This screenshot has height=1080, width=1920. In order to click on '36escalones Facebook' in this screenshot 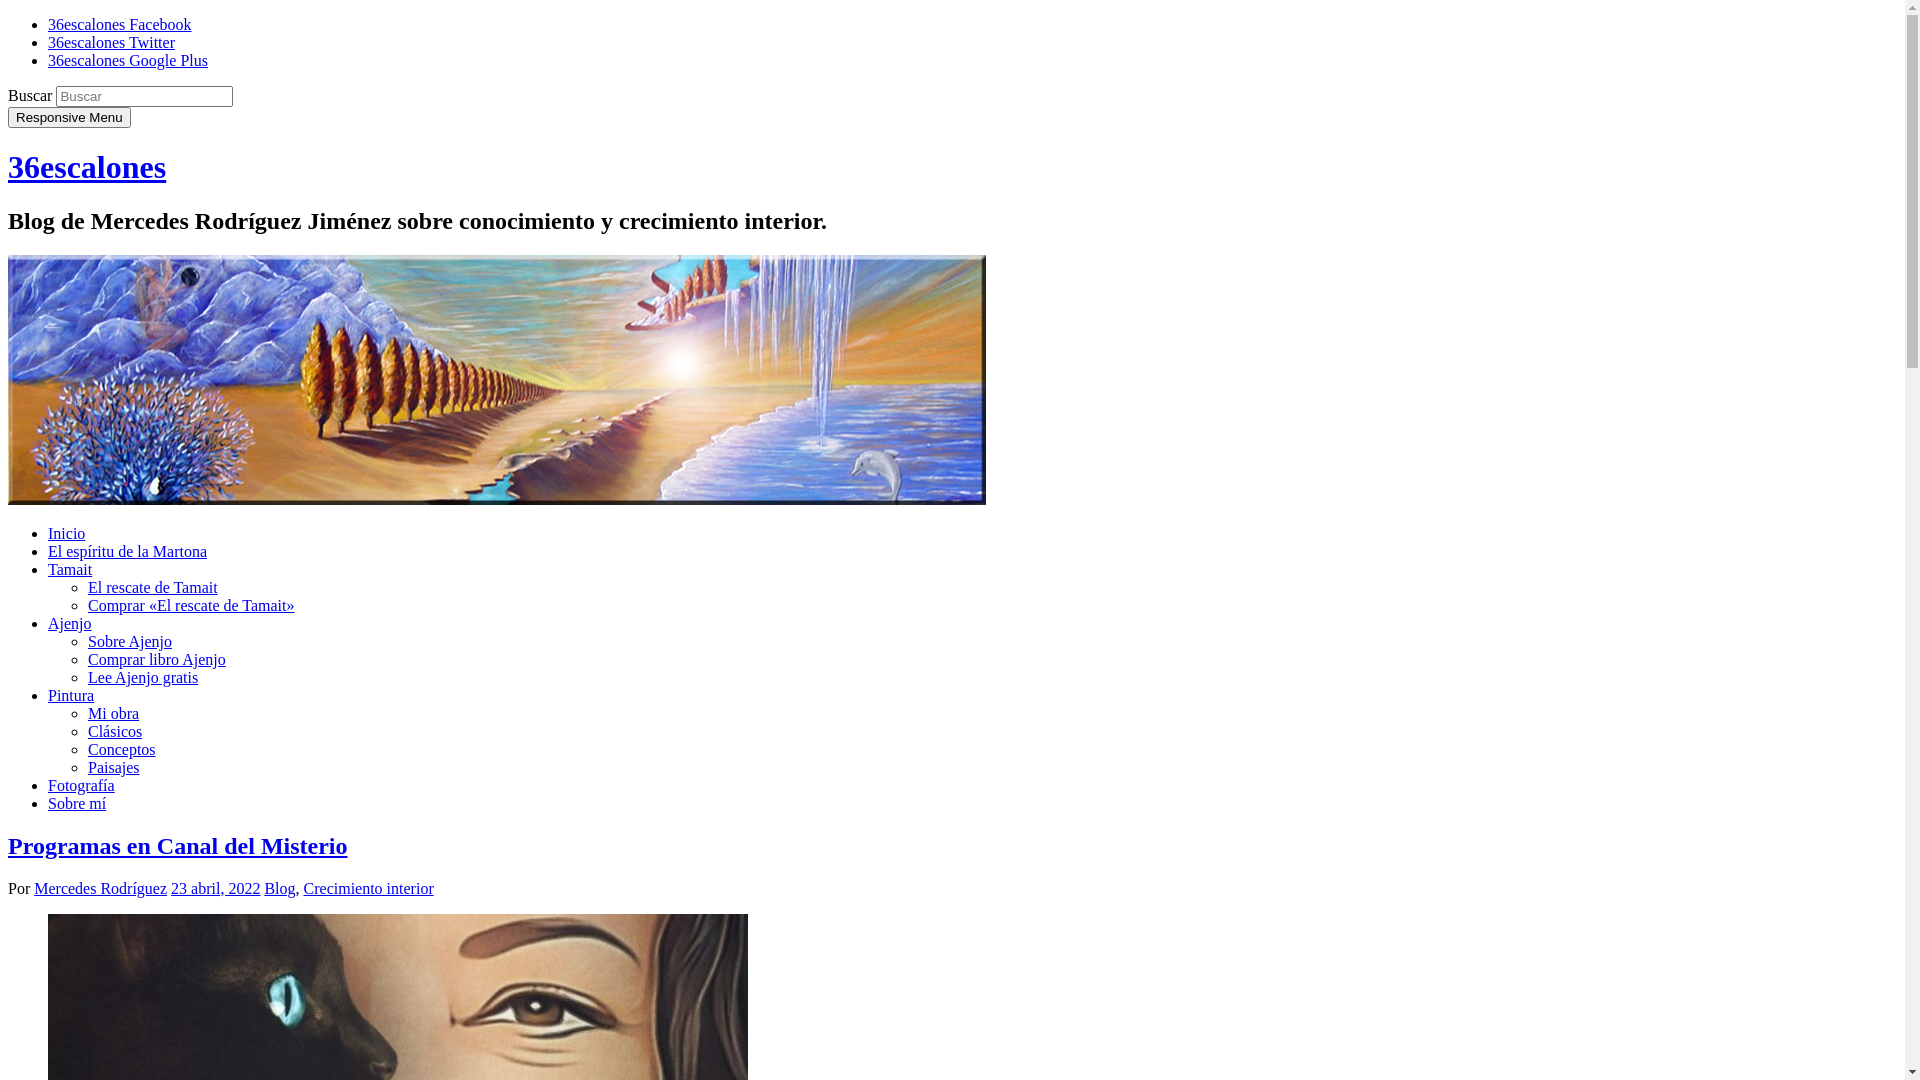, I will do `click(119, 24)`.